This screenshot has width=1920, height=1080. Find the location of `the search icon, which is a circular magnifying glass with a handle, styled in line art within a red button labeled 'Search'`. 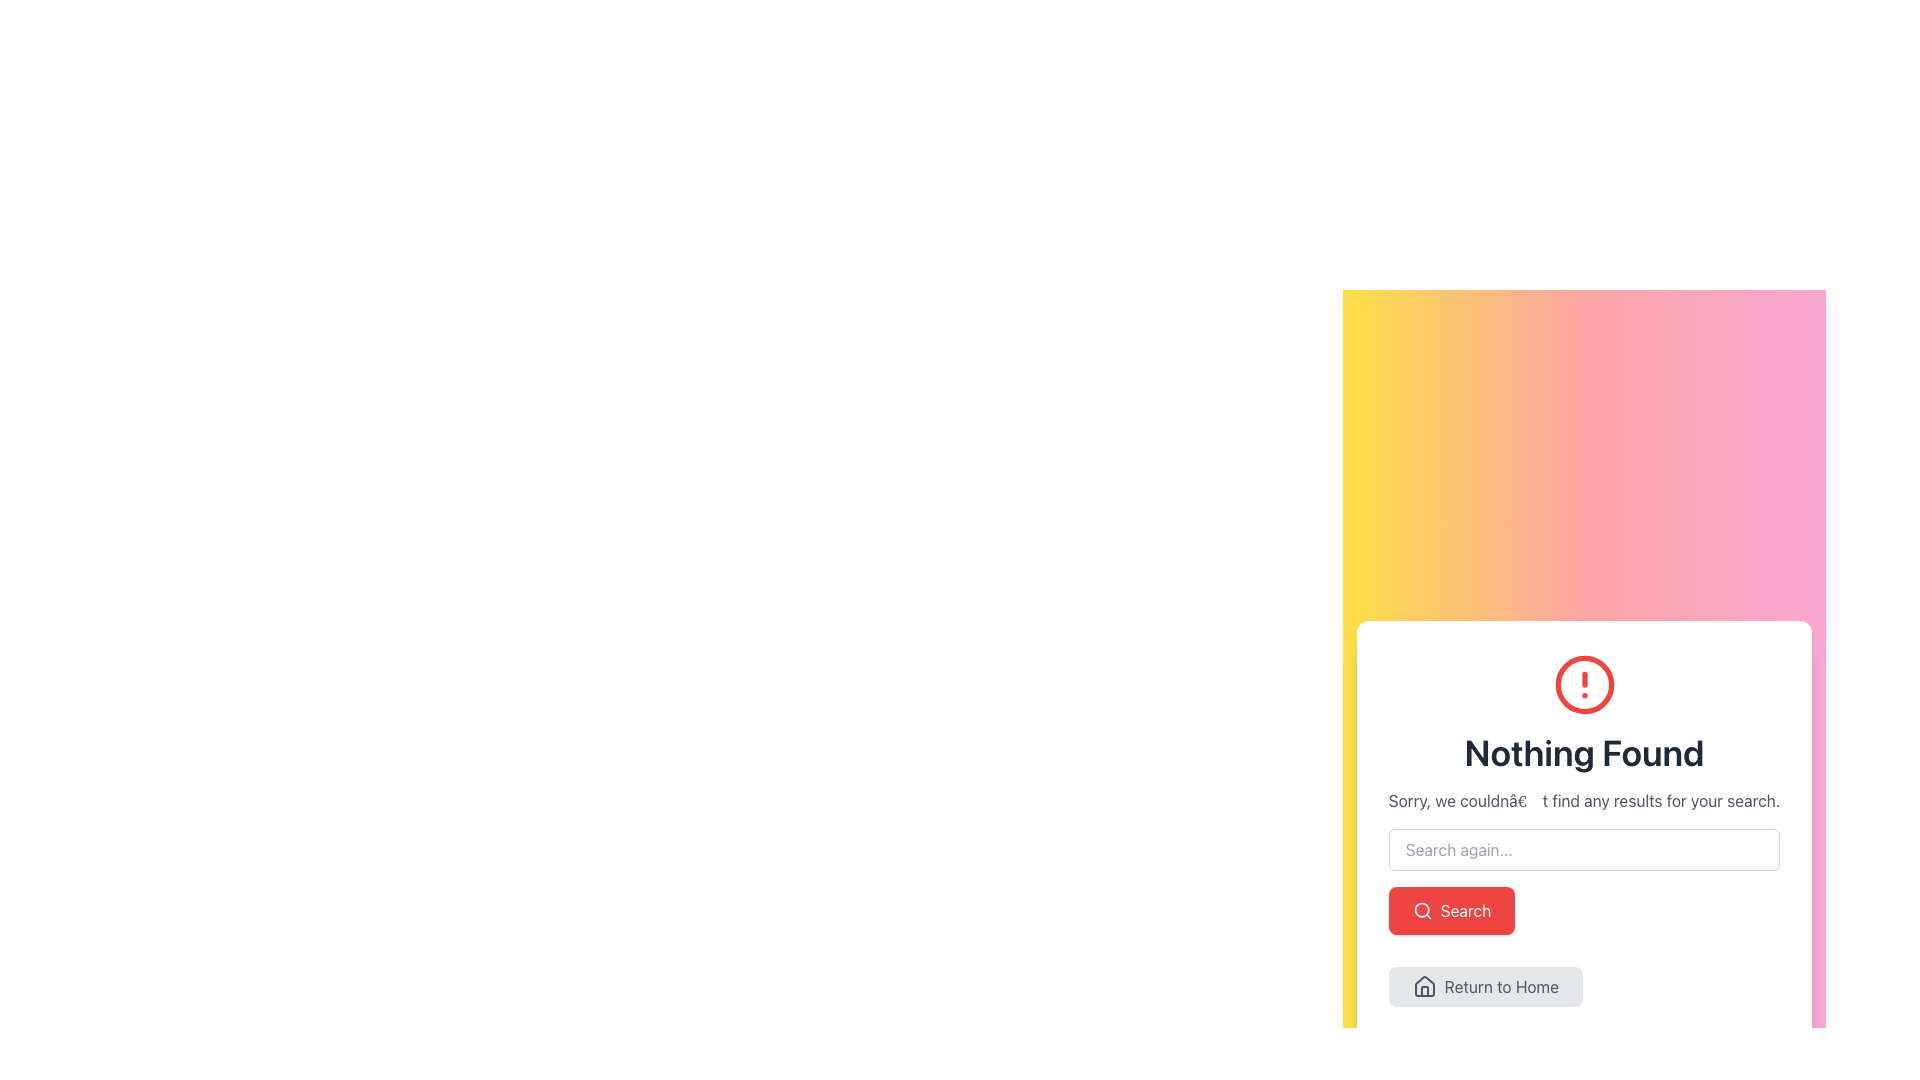

the search icon, which is a circular magnifying glass with a handle, styled in line art within a red button labeled 'Search' is located at coordinates (1421, 910).